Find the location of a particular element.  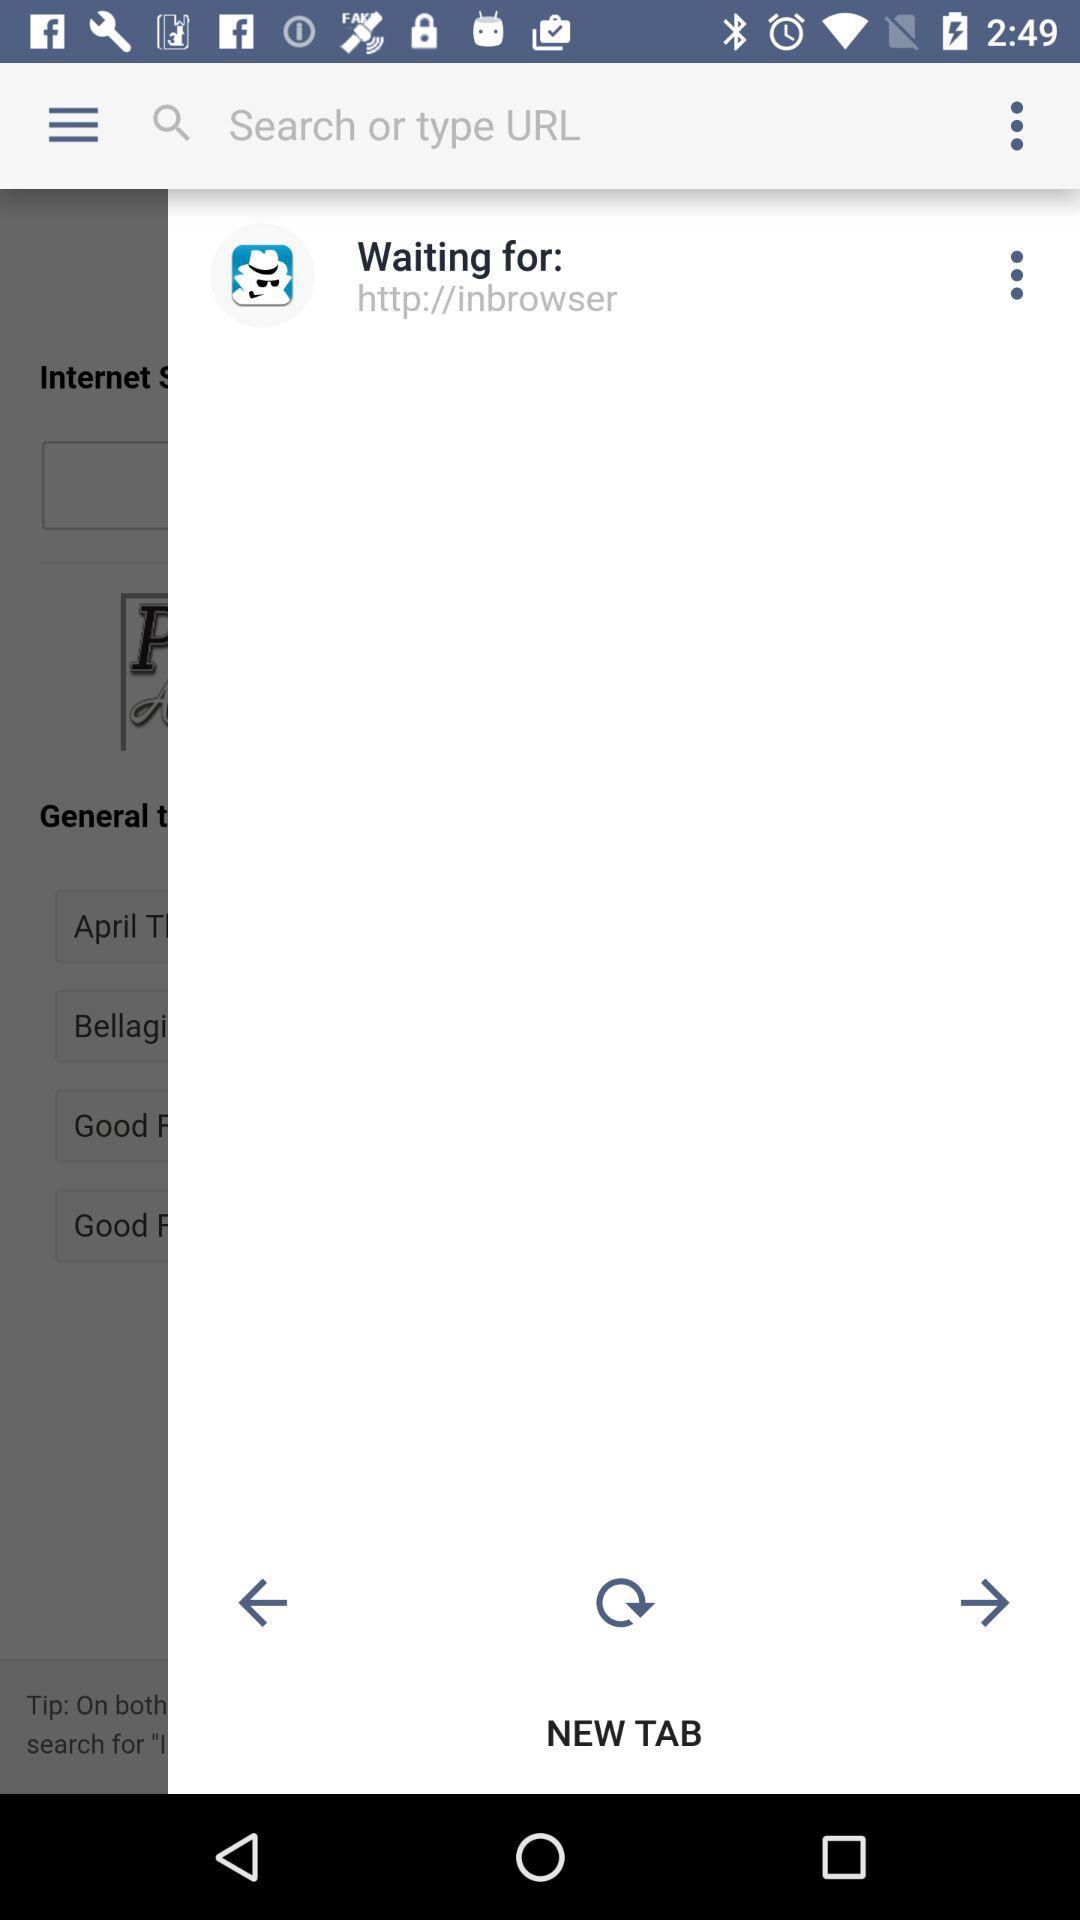

icon below http://inbrowser is located at coordinates (623, 1603).